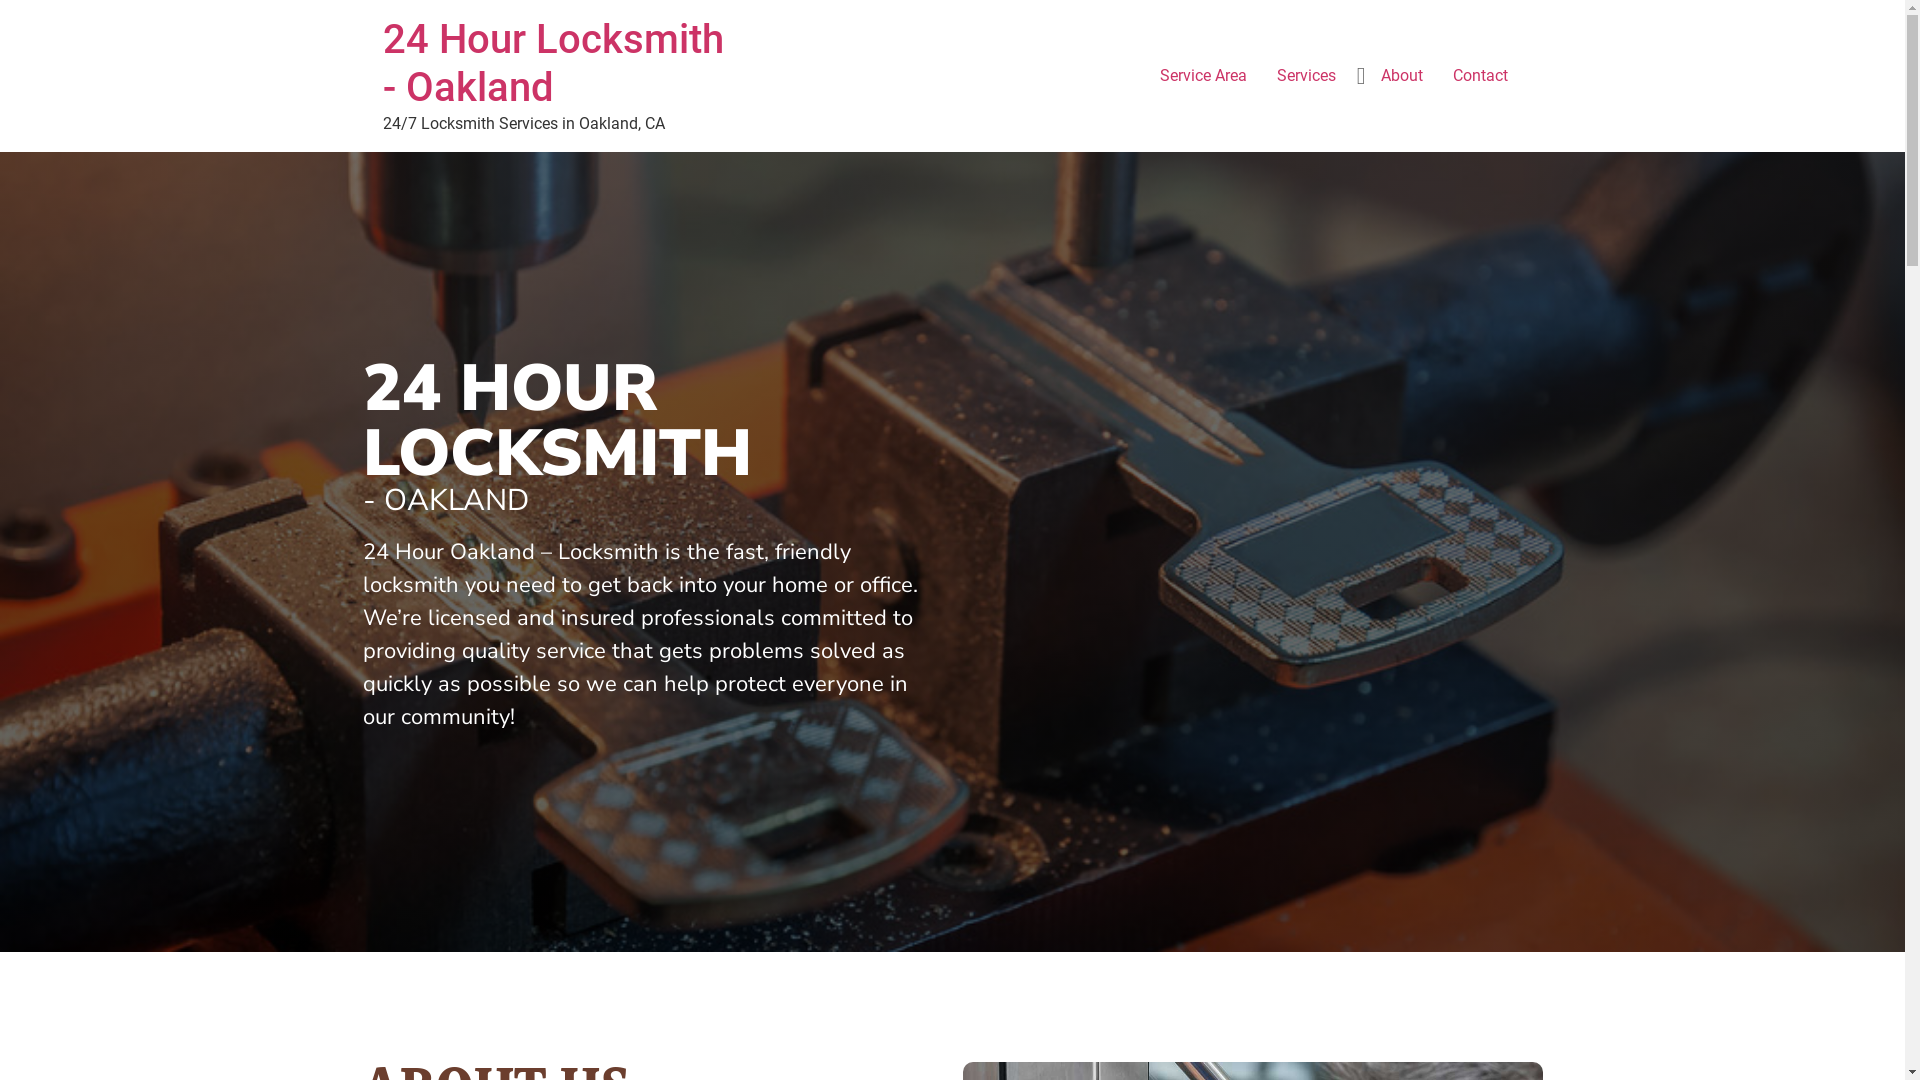 Image resolution: width=1920 pixels, height=1080 pixels. What do you see at coordinates (1480, 75) in the screenshot?
I see `'Contact'` at bounding box center [1480, 75].